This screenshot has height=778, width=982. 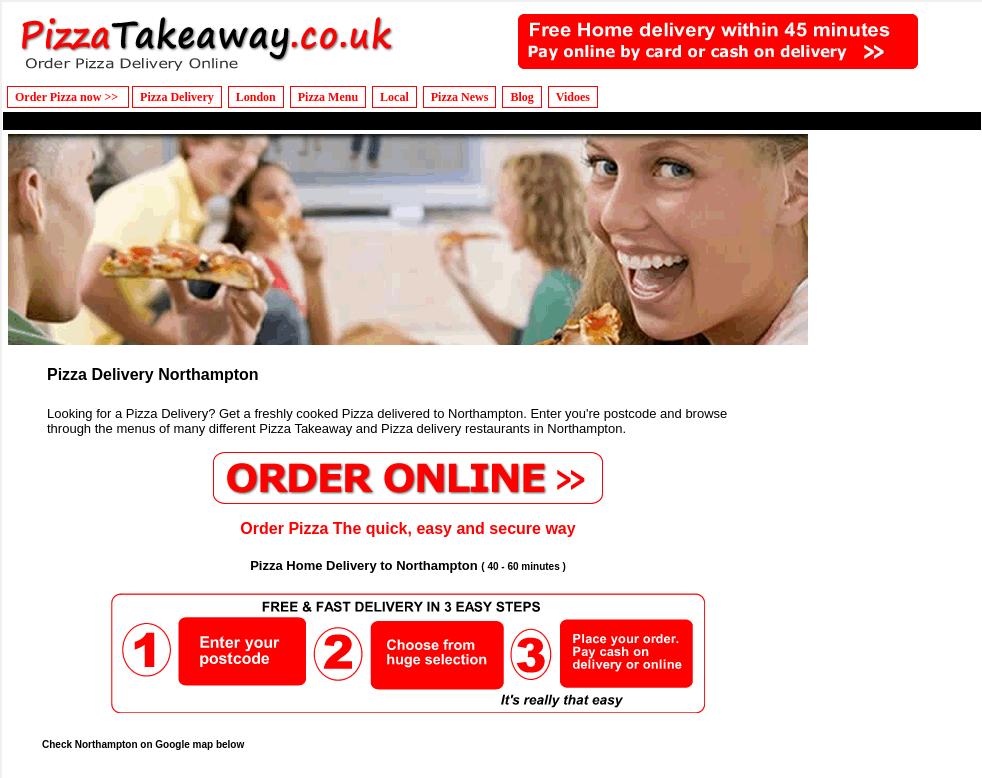 What do you see at coordinates (407, 527) in the screenshot?
I see `'Order 
                          Pizza The quick, easy and secure way'` at bounding box center [407, 527].